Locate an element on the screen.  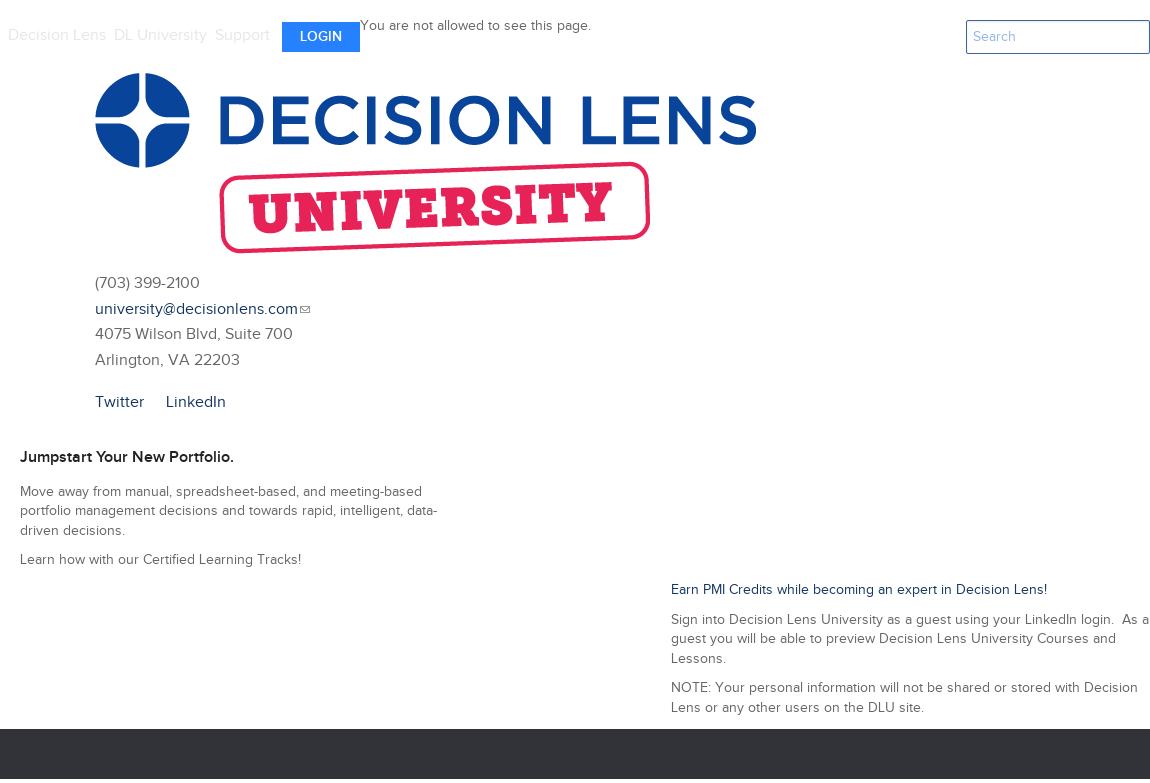
'4075 Wilson Blvd, Suite 700' is located at coordinates (193, 334).